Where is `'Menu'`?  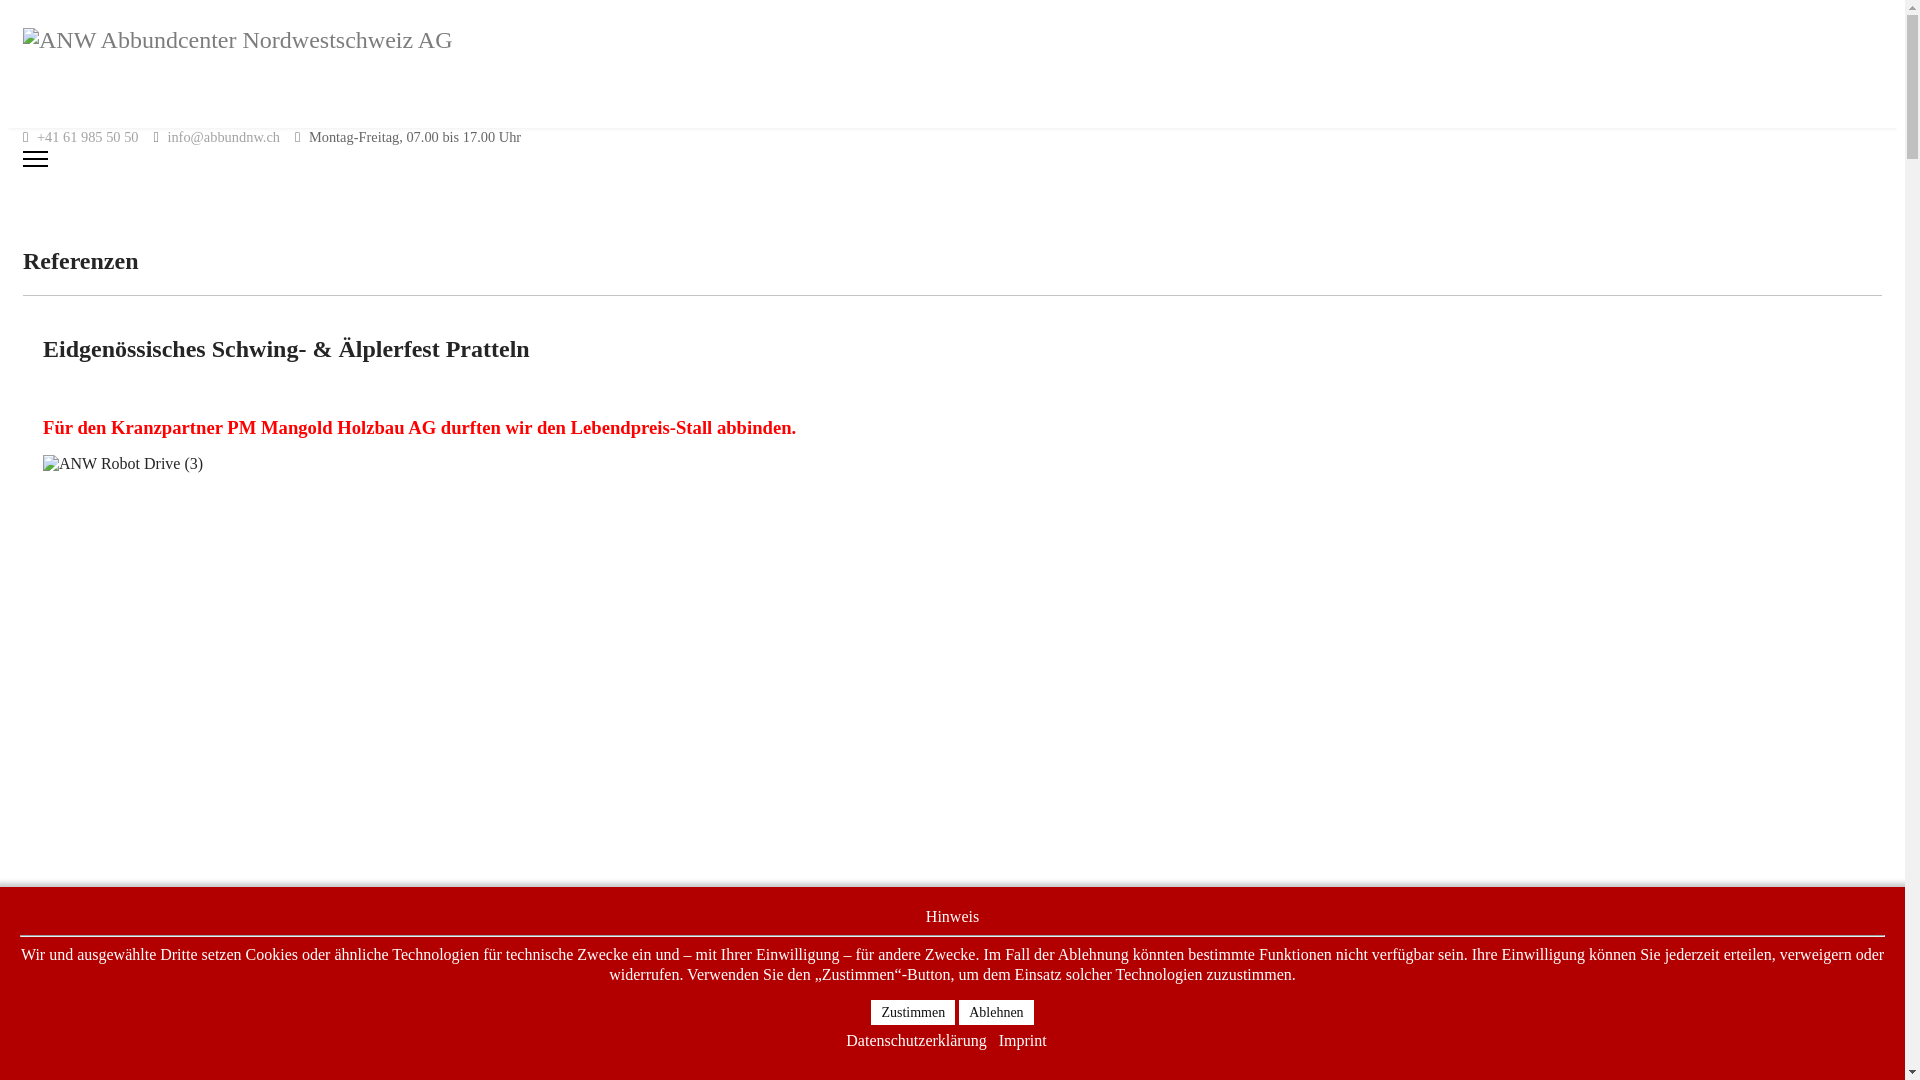
'Menu' is located at coordinates (951, 157).